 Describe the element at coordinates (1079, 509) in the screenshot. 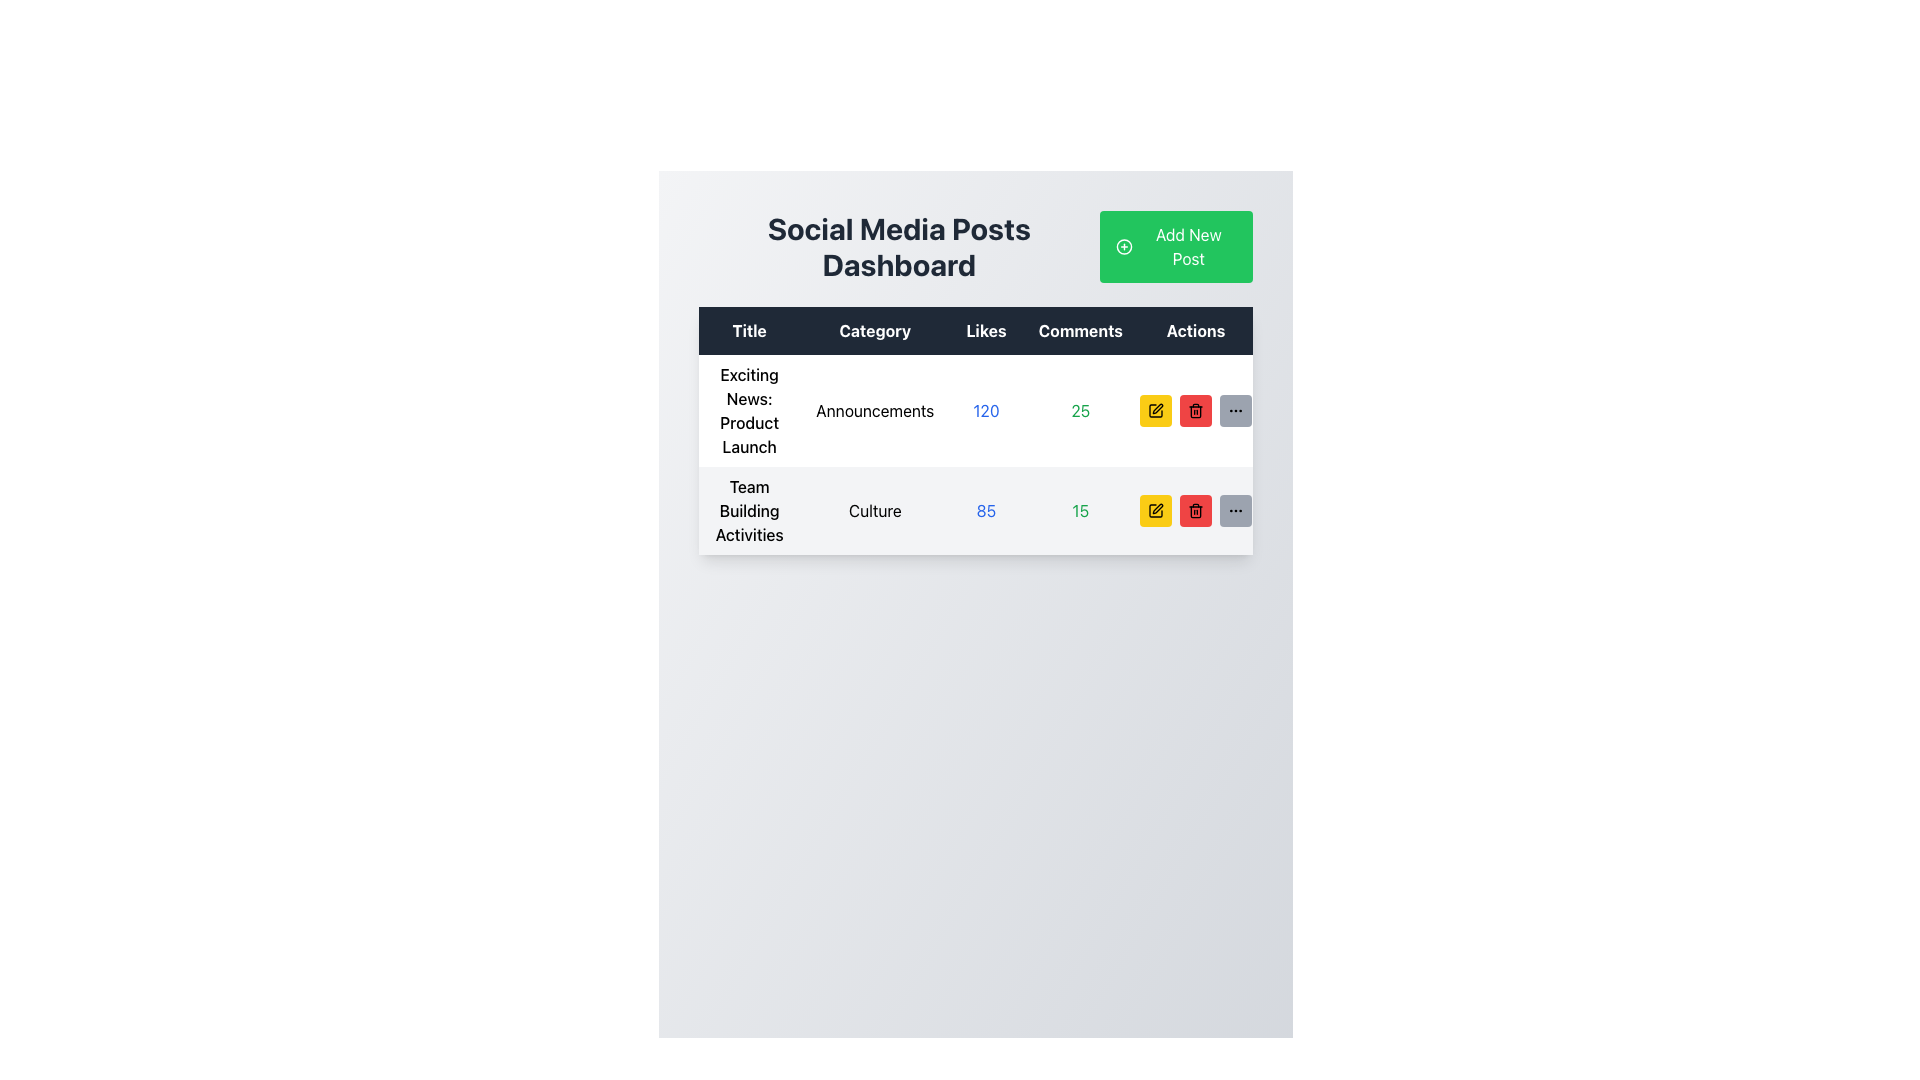

I see `the non-interactive text element indicating the number of comments in the 'Comments' column of the second row of the table` at that location.